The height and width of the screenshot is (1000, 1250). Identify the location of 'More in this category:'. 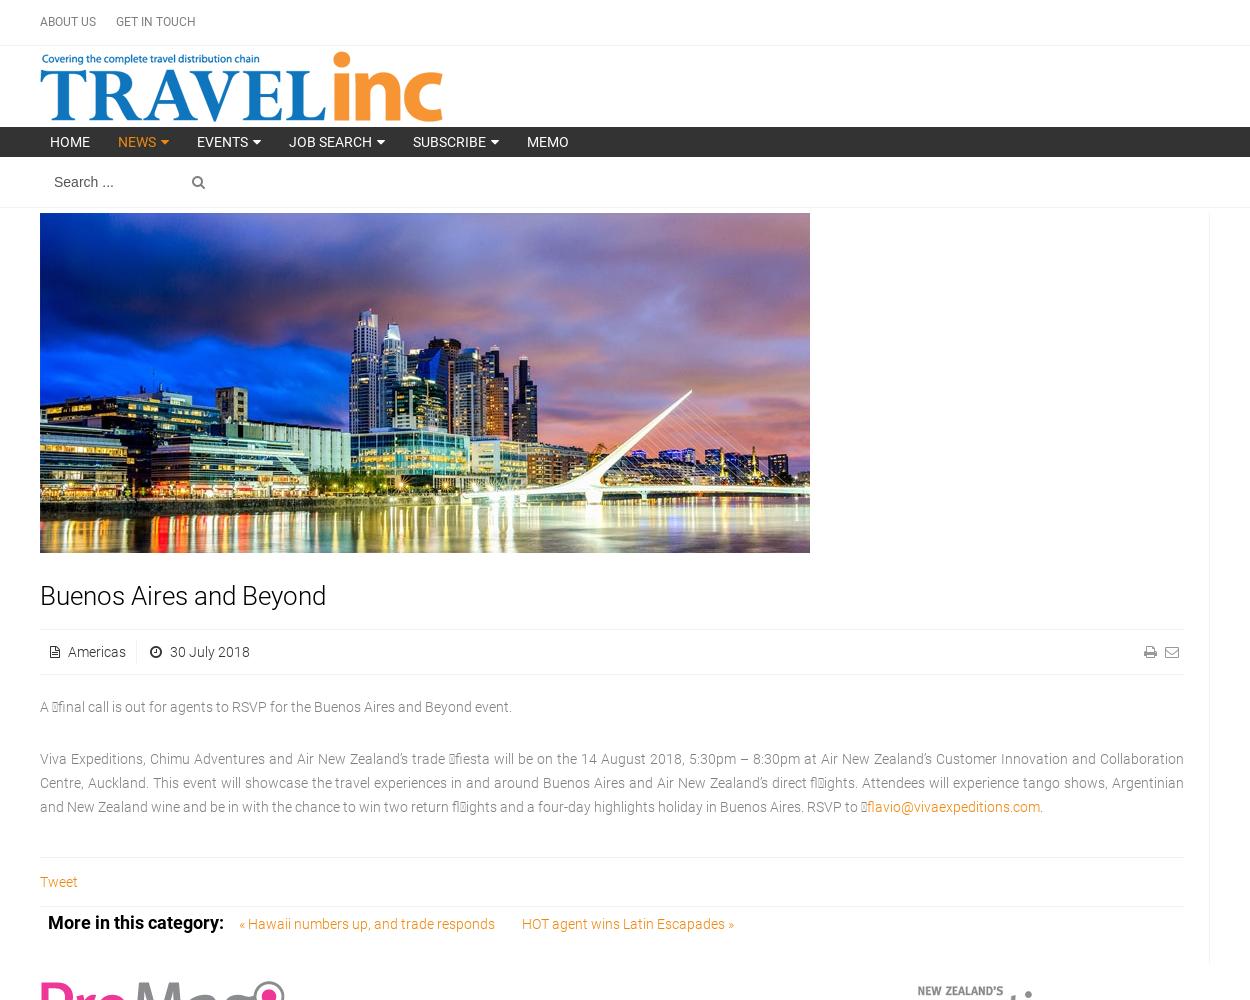
(136, 922).